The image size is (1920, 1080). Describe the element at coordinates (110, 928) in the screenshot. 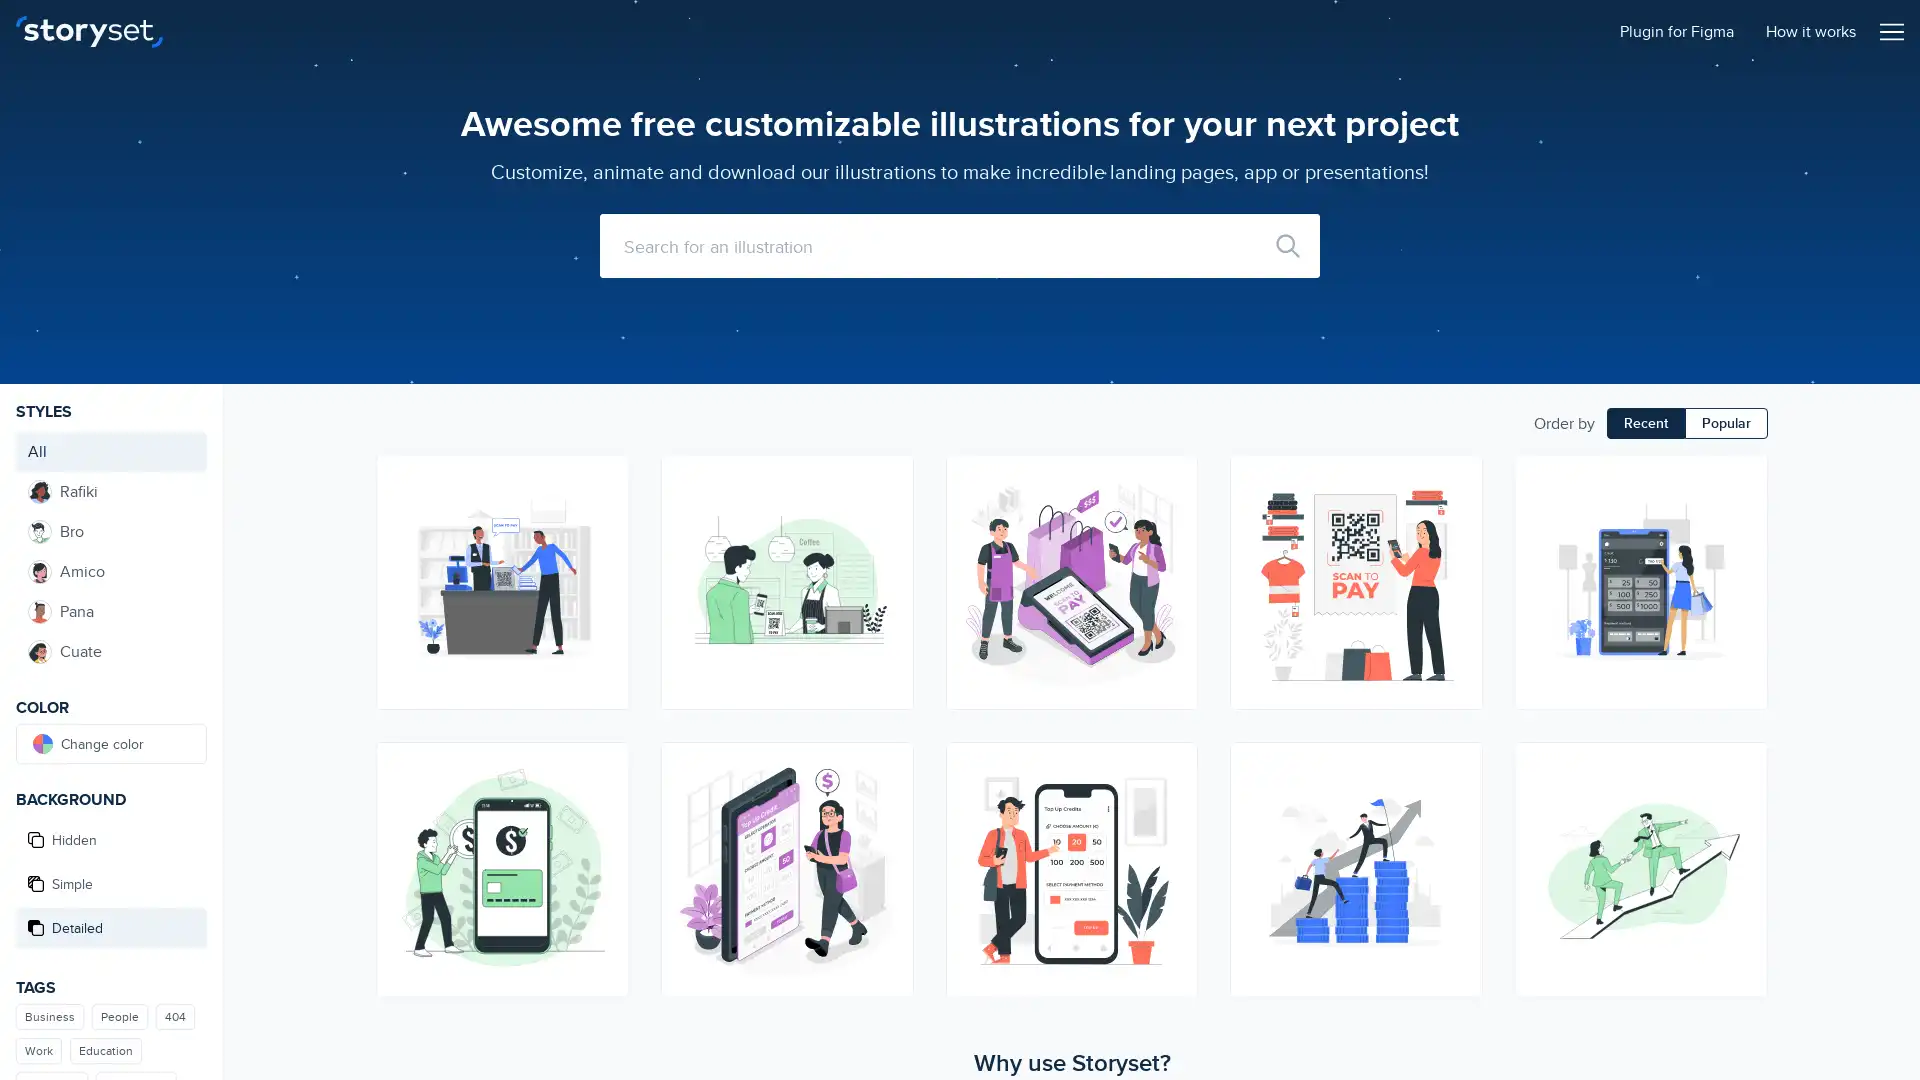

I see `Detailed` at that location.